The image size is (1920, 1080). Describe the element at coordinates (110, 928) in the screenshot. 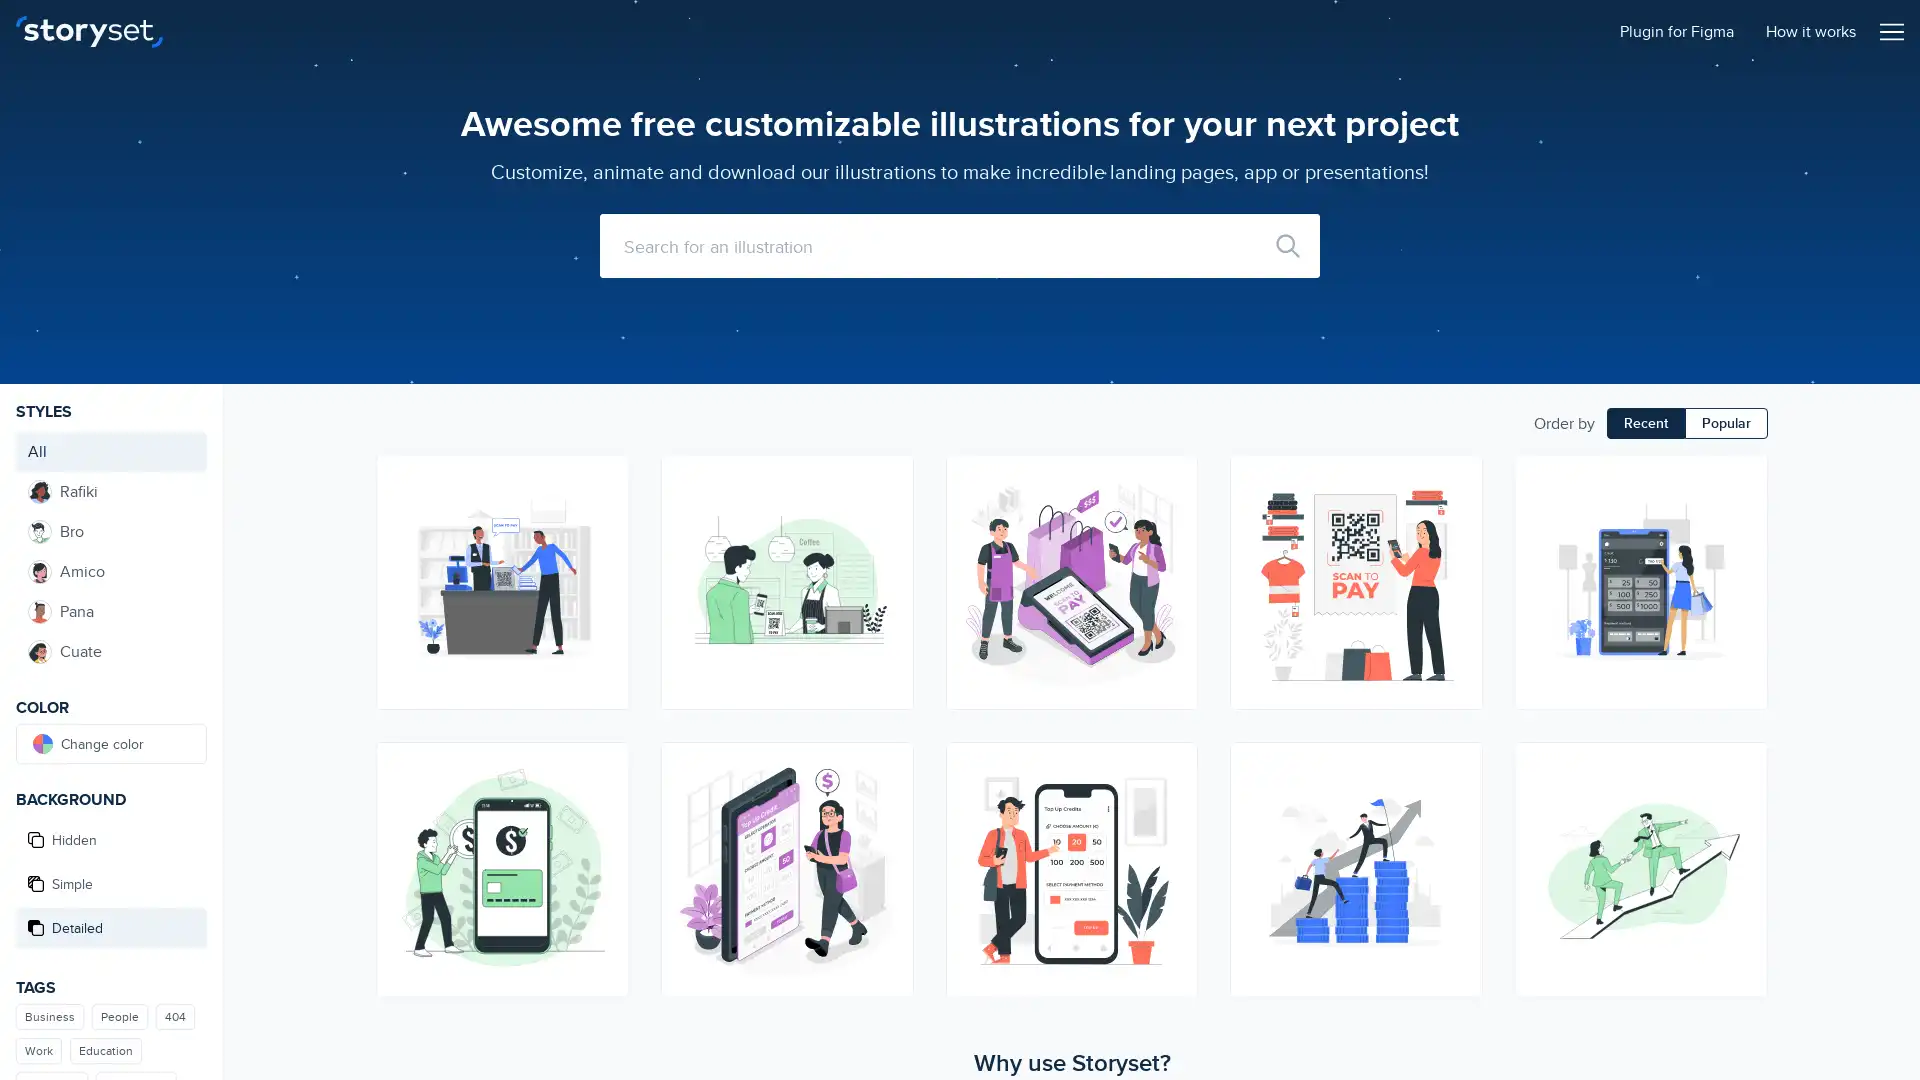

I see `Detailed` at that location.